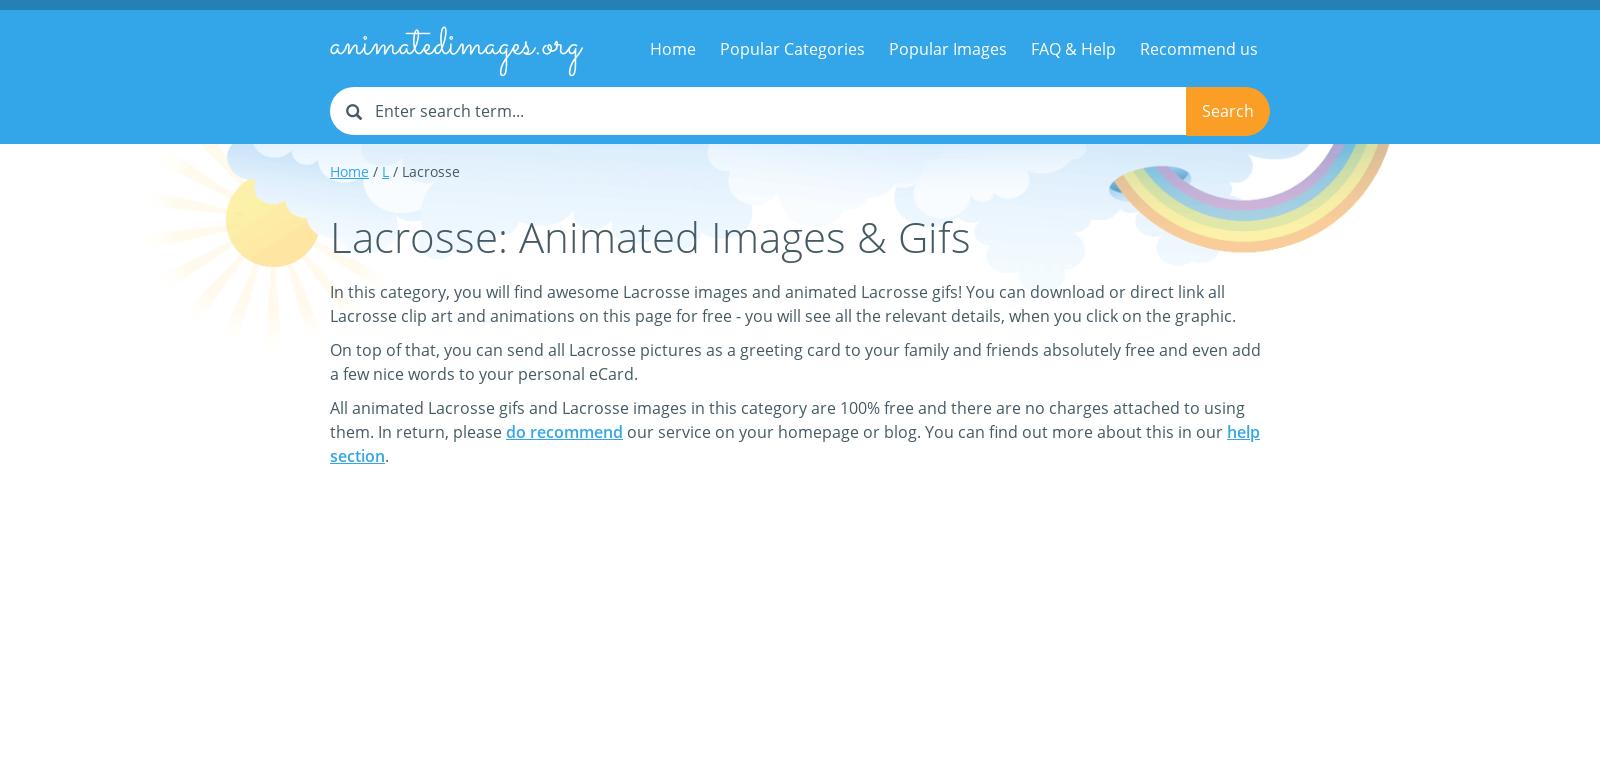  Describe the element at coordinates (385, 170) in the screenshot. I see `'L'` at that location.